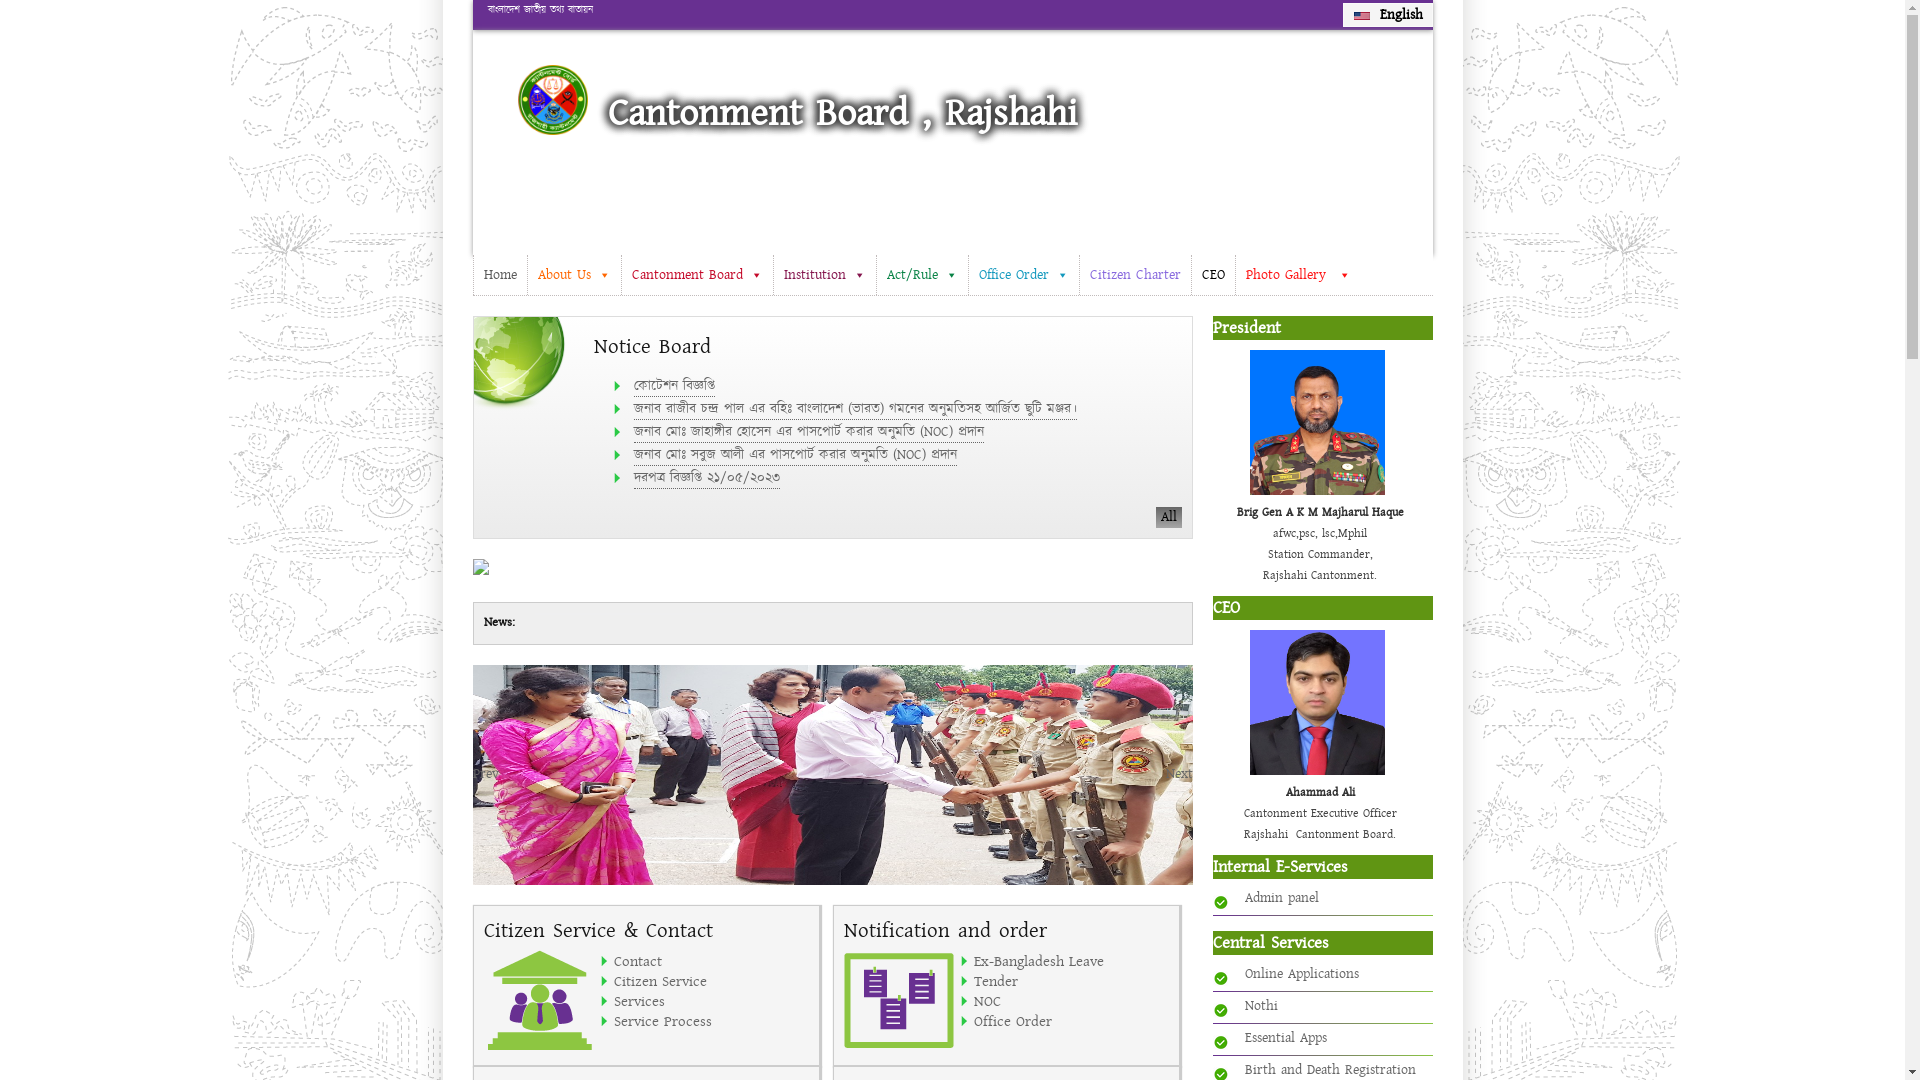 This screenshot has height=1080, width=1920. What do you see at coordinates (1386, 15) in the screenshot?
I see `'English'` at bounding box center [1386, 15].